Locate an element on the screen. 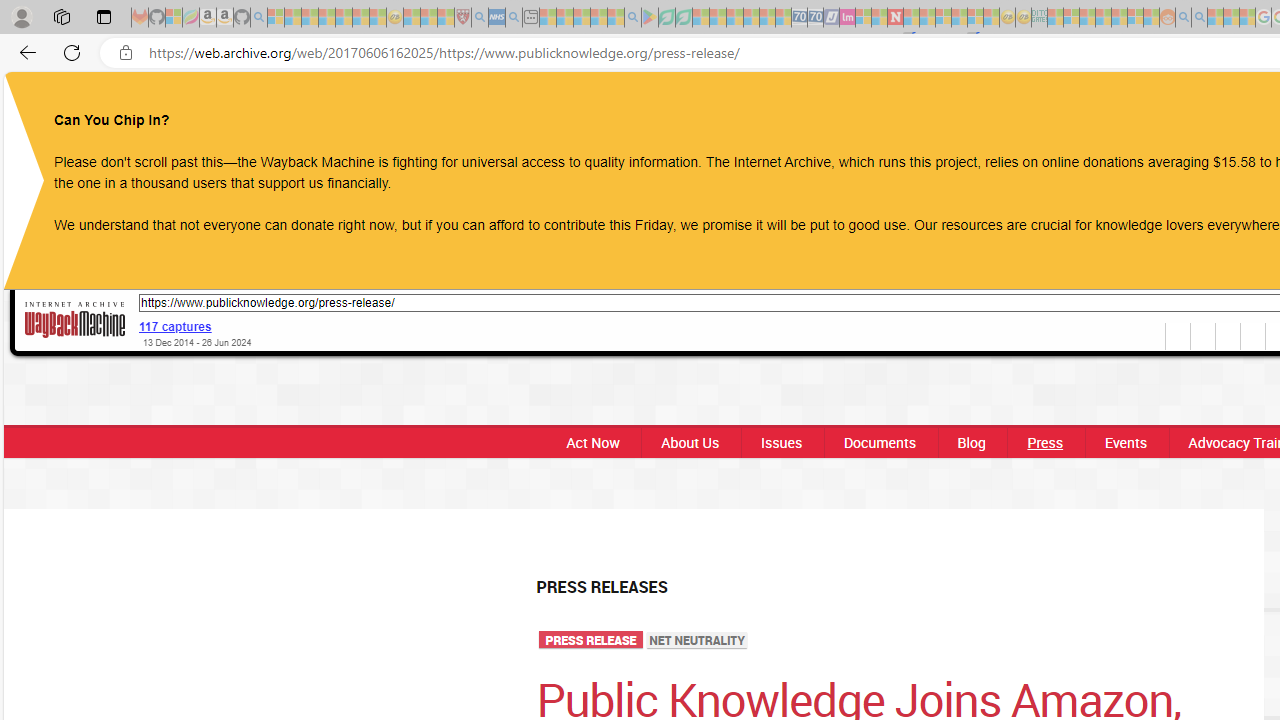 The height and width of the screenshot is (720, 1280). 'About Us' is located at coordinates (689, 441).